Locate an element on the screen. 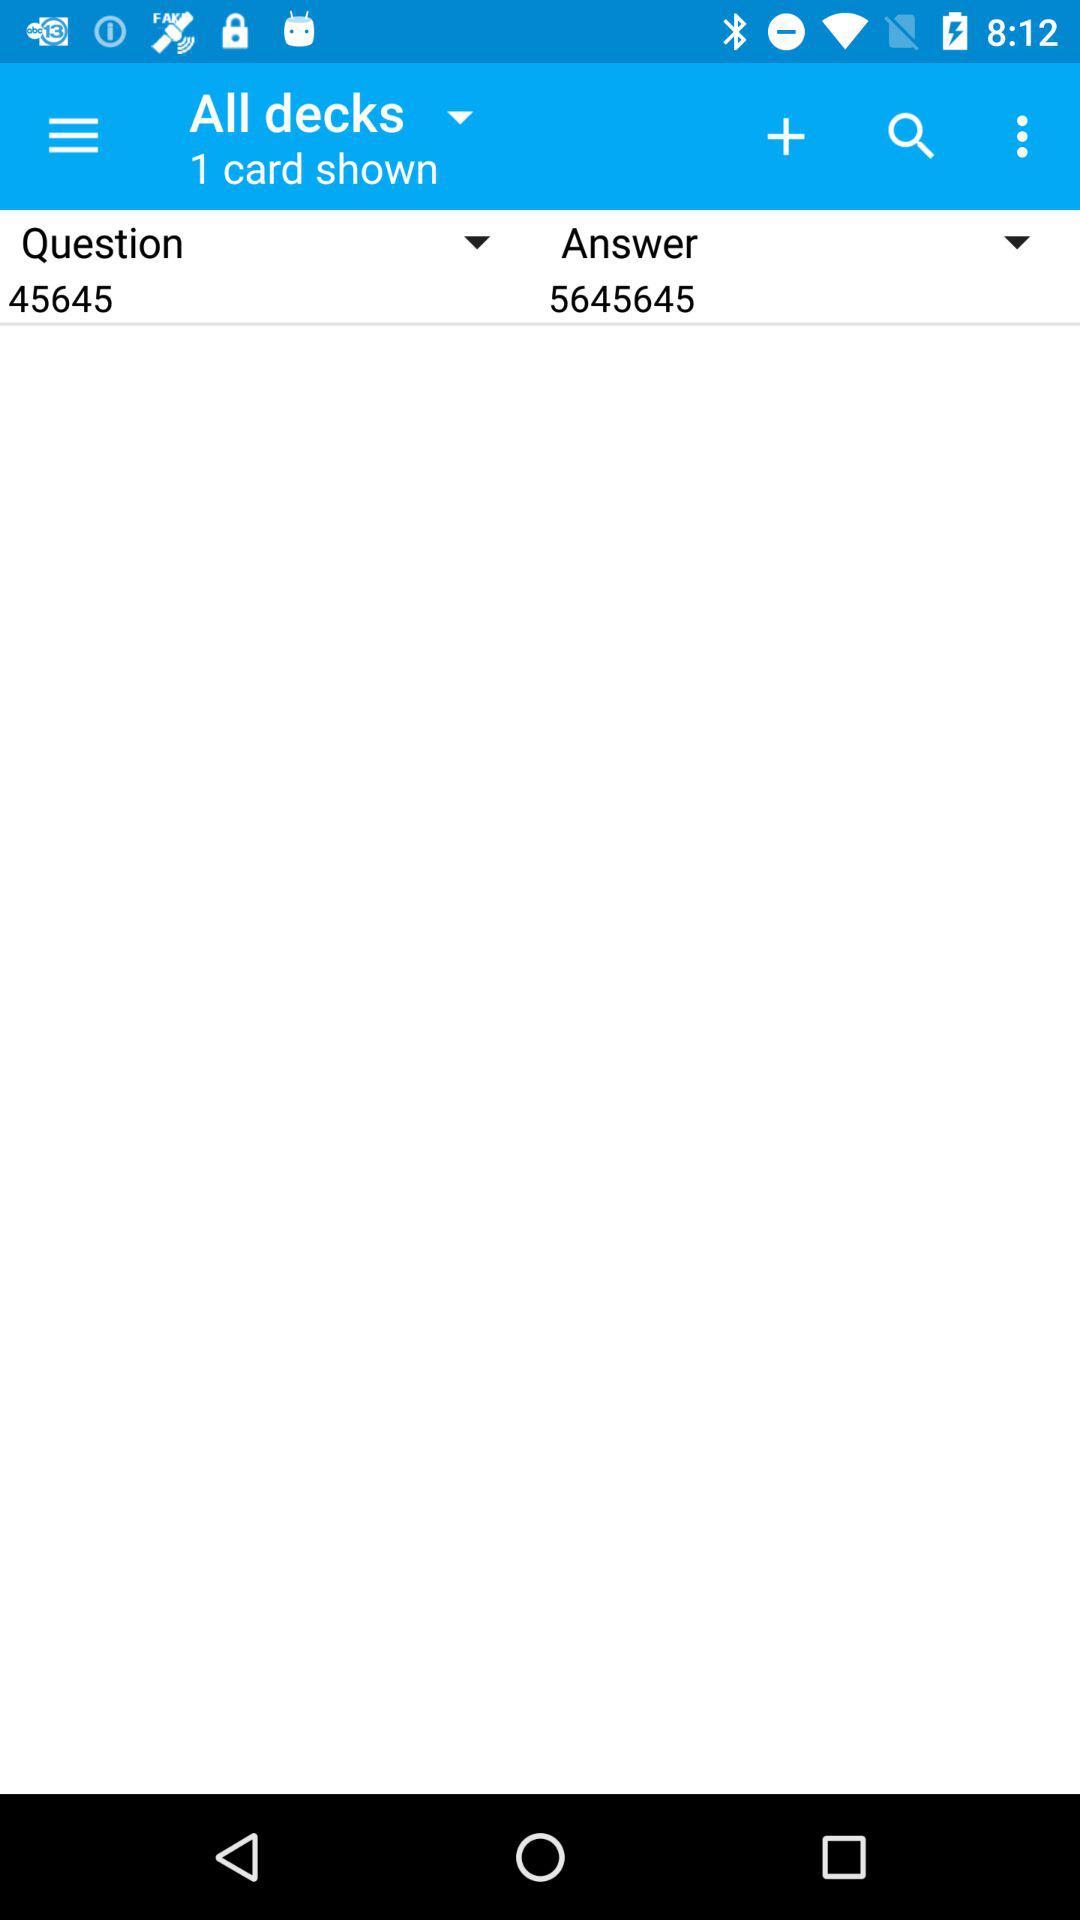  icon next to answer icon is located at coordinates (270, 296).